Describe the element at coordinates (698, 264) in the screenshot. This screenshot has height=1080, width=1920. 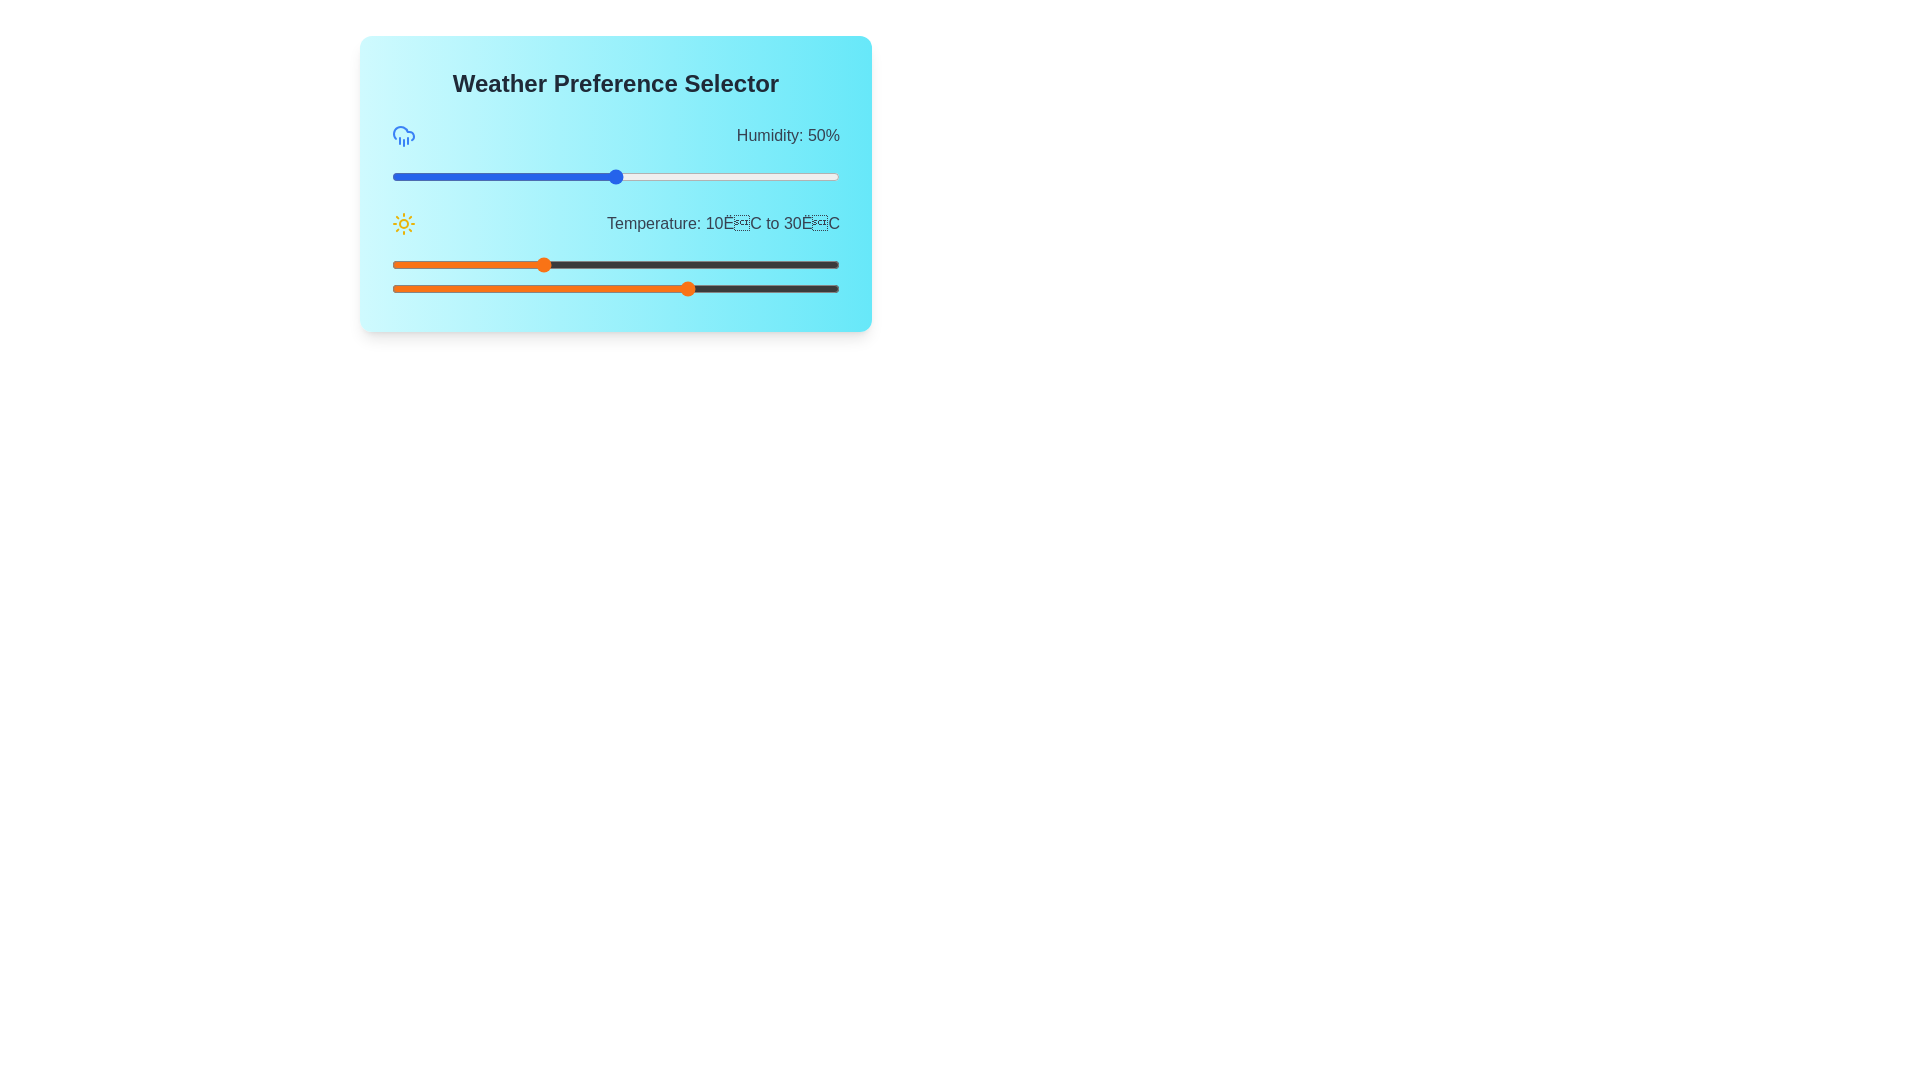
I see `the minimum temperature preference to 31°C using the first orange slider` at that location.